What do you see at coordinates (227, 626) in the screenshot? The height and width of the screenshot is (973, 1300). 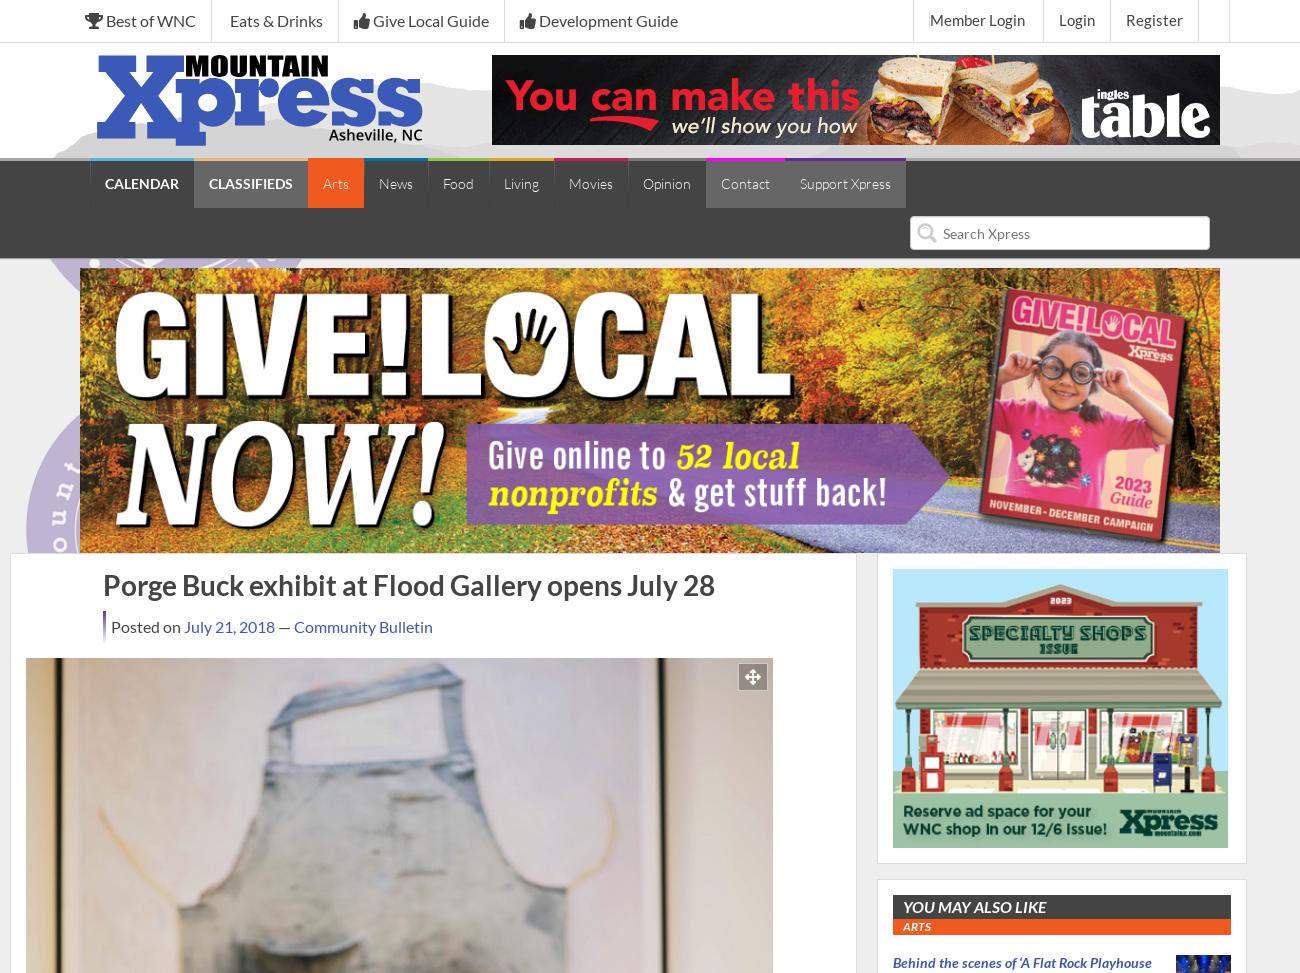 I see `'July 21, 2018'` at bounding box center [227, 626].